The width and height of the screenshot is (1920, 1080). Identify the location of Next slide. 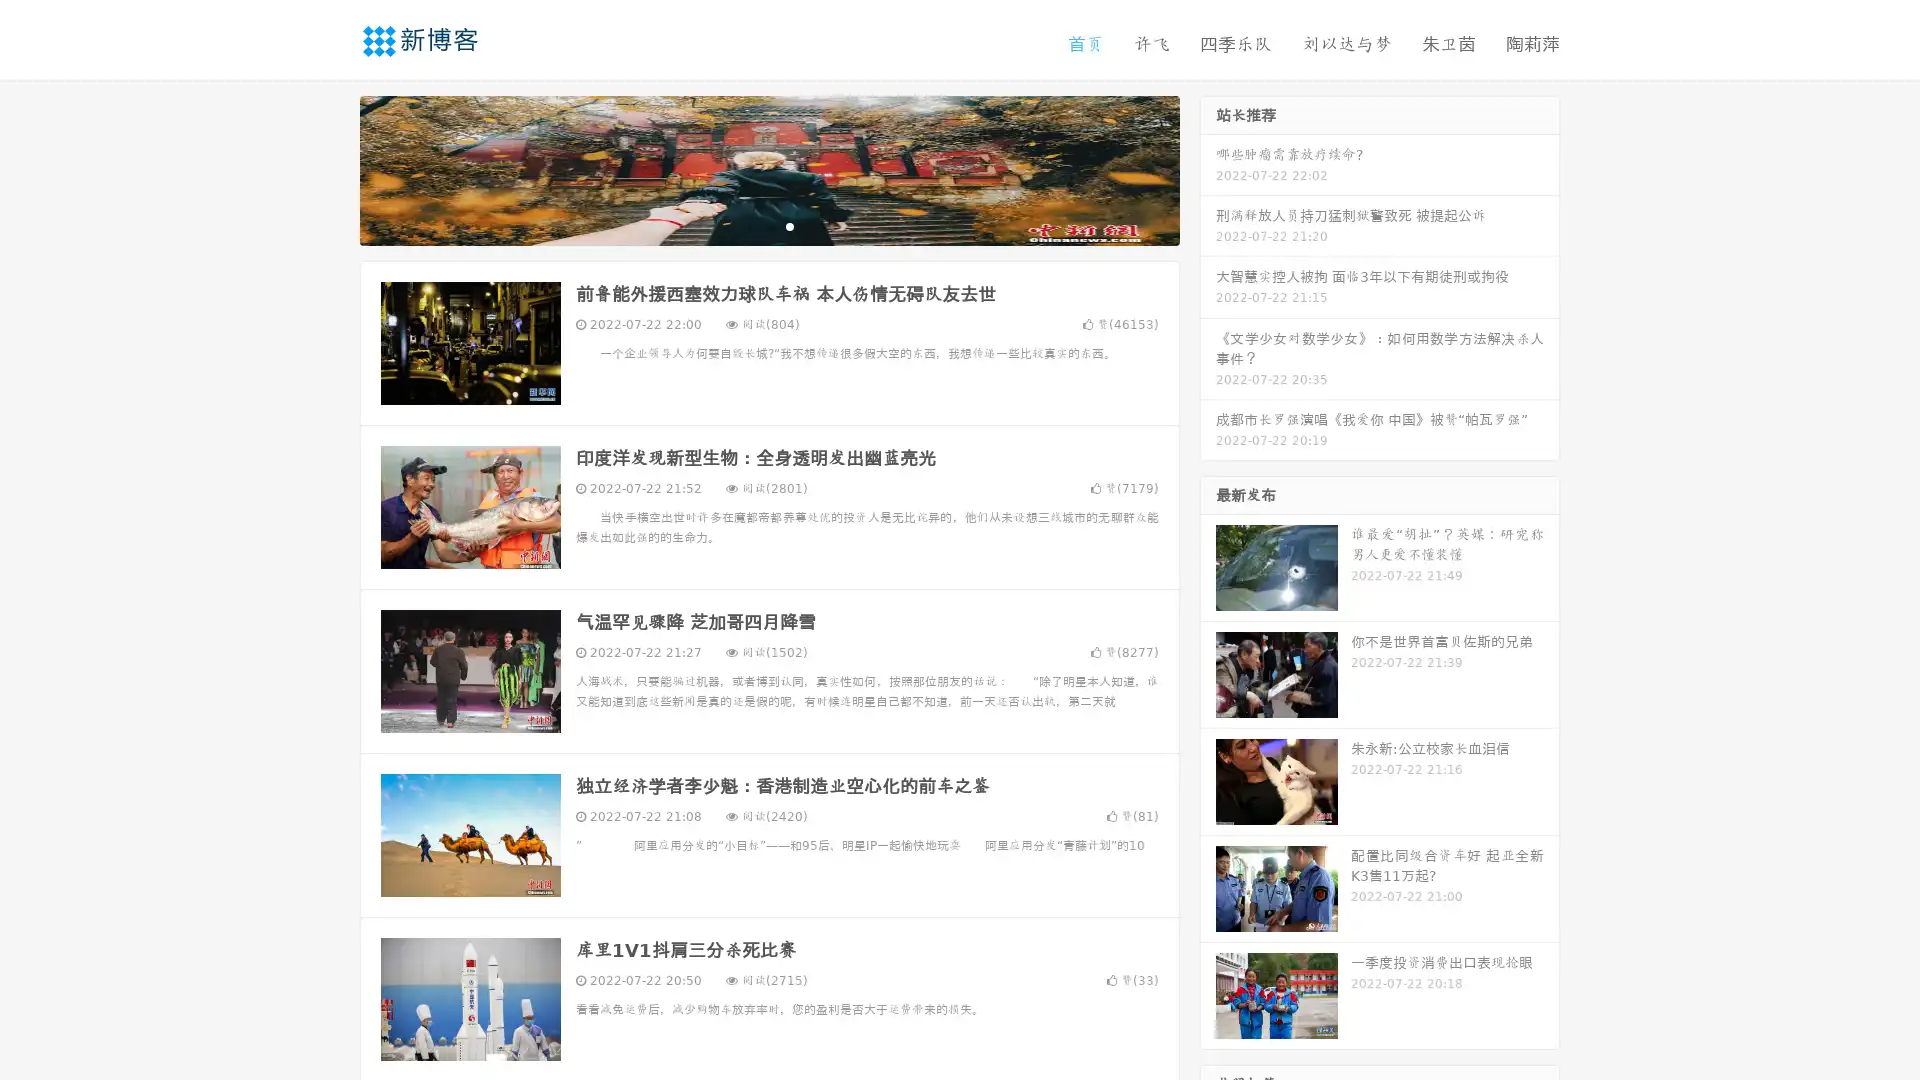
(1208, 168).